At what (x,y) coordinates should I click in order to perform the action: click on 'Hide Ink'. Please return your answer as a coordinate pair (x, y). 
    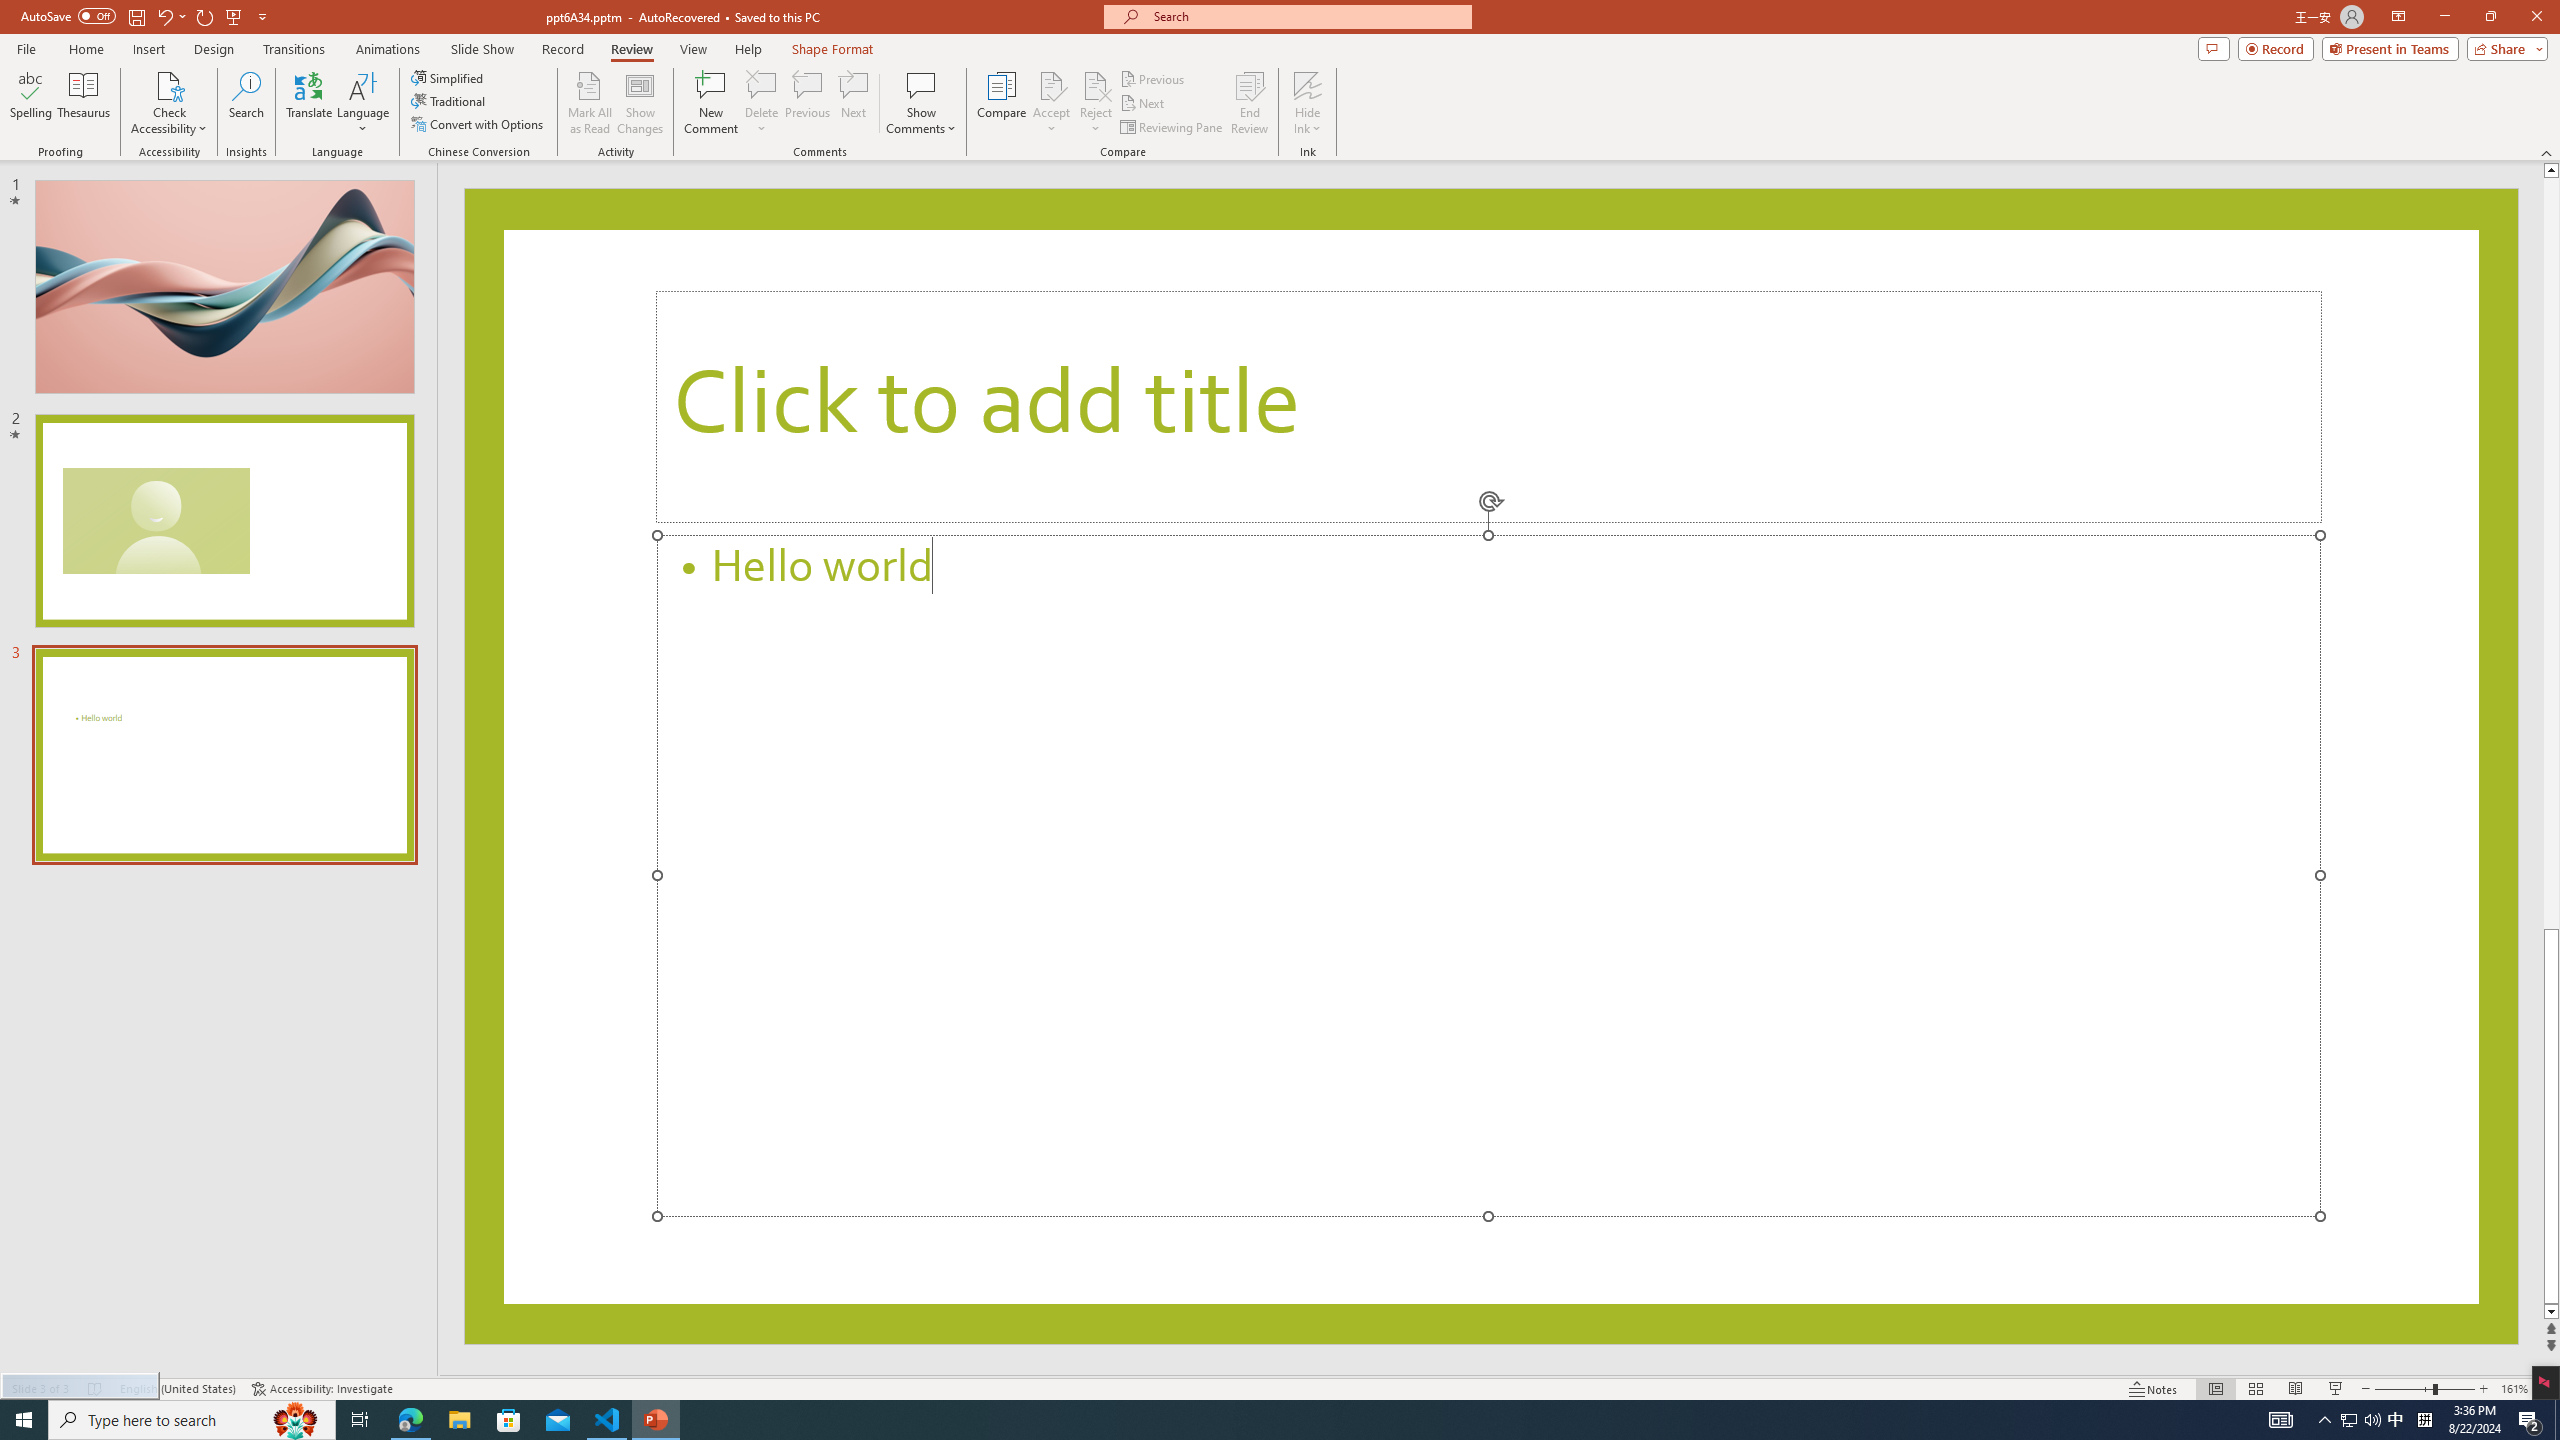
    Looking at the image, I should click on (1308, 84).